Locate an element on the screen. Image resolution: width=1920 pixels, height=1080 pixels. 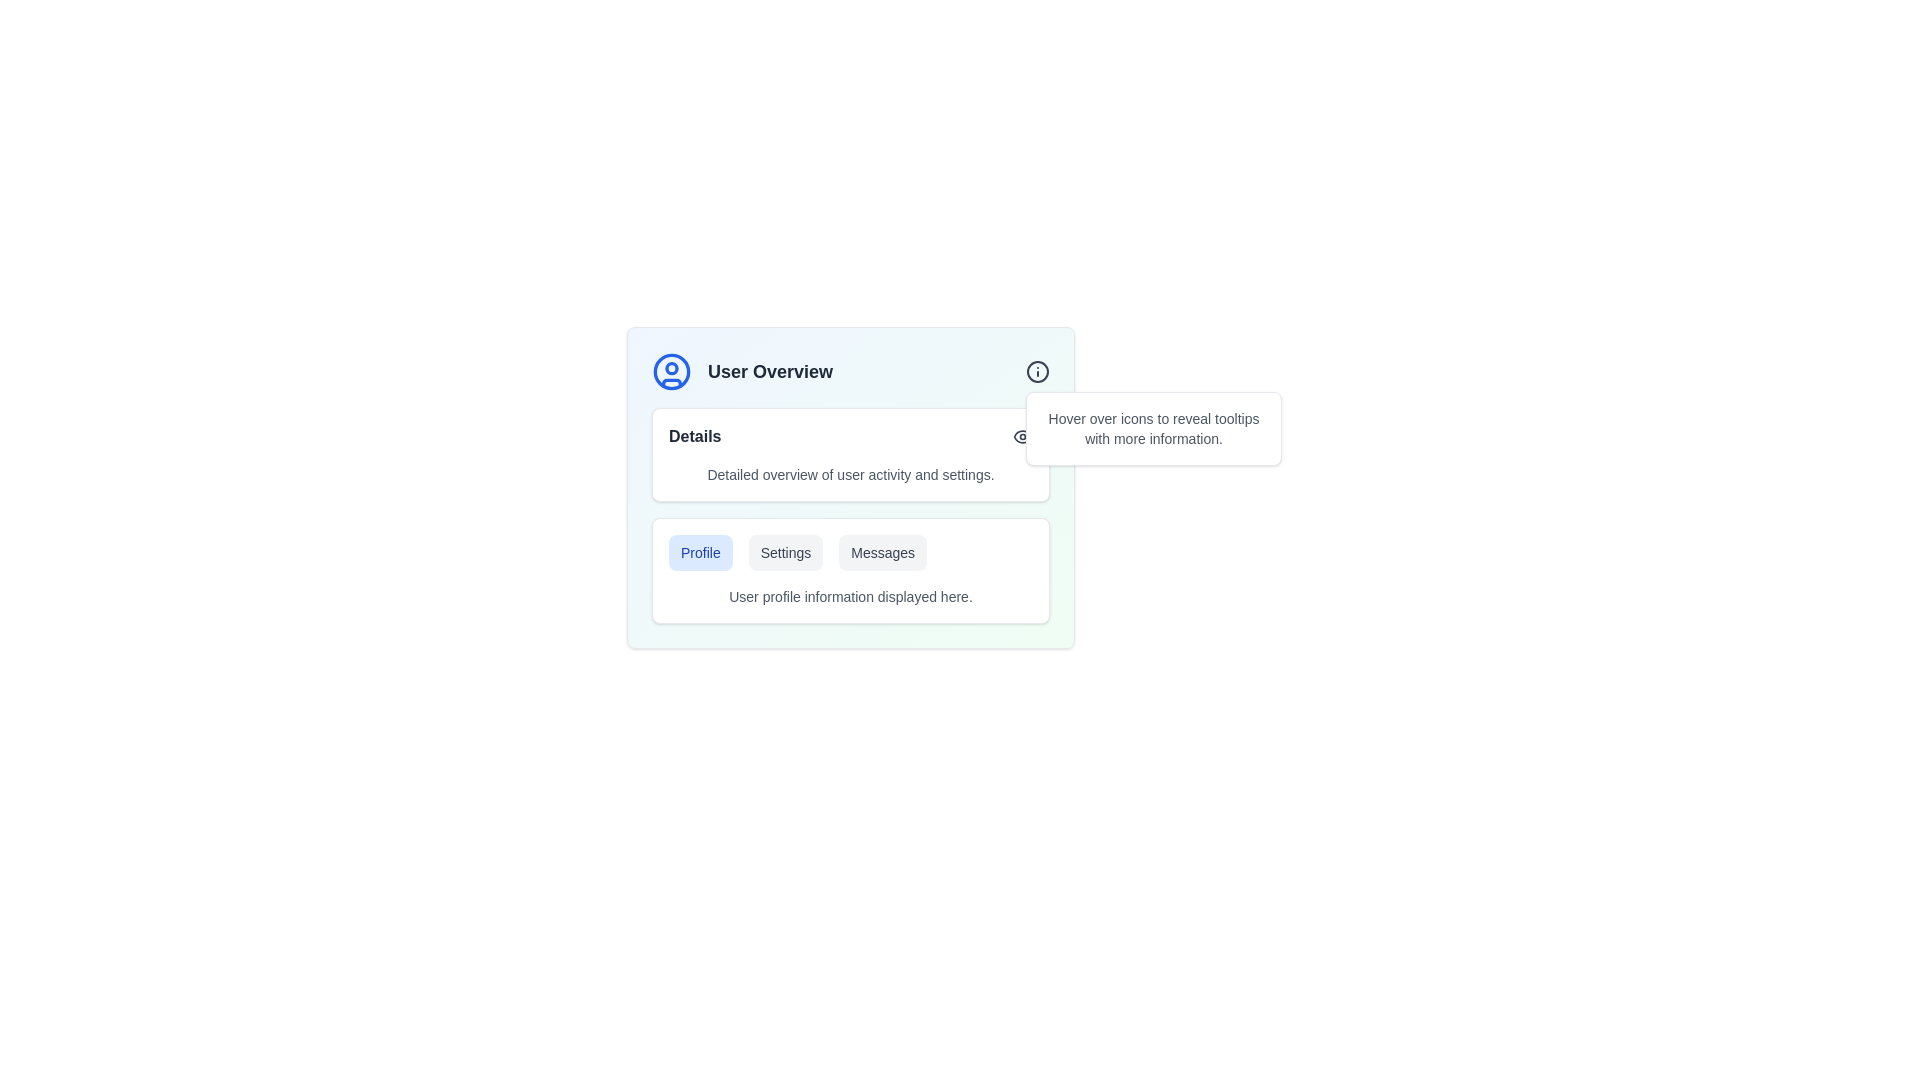
the small circular outline within the user avatar graphic, positioned near the top of the avatar on the left side of the 'User Overview' card is located at coordinates (672, 367).